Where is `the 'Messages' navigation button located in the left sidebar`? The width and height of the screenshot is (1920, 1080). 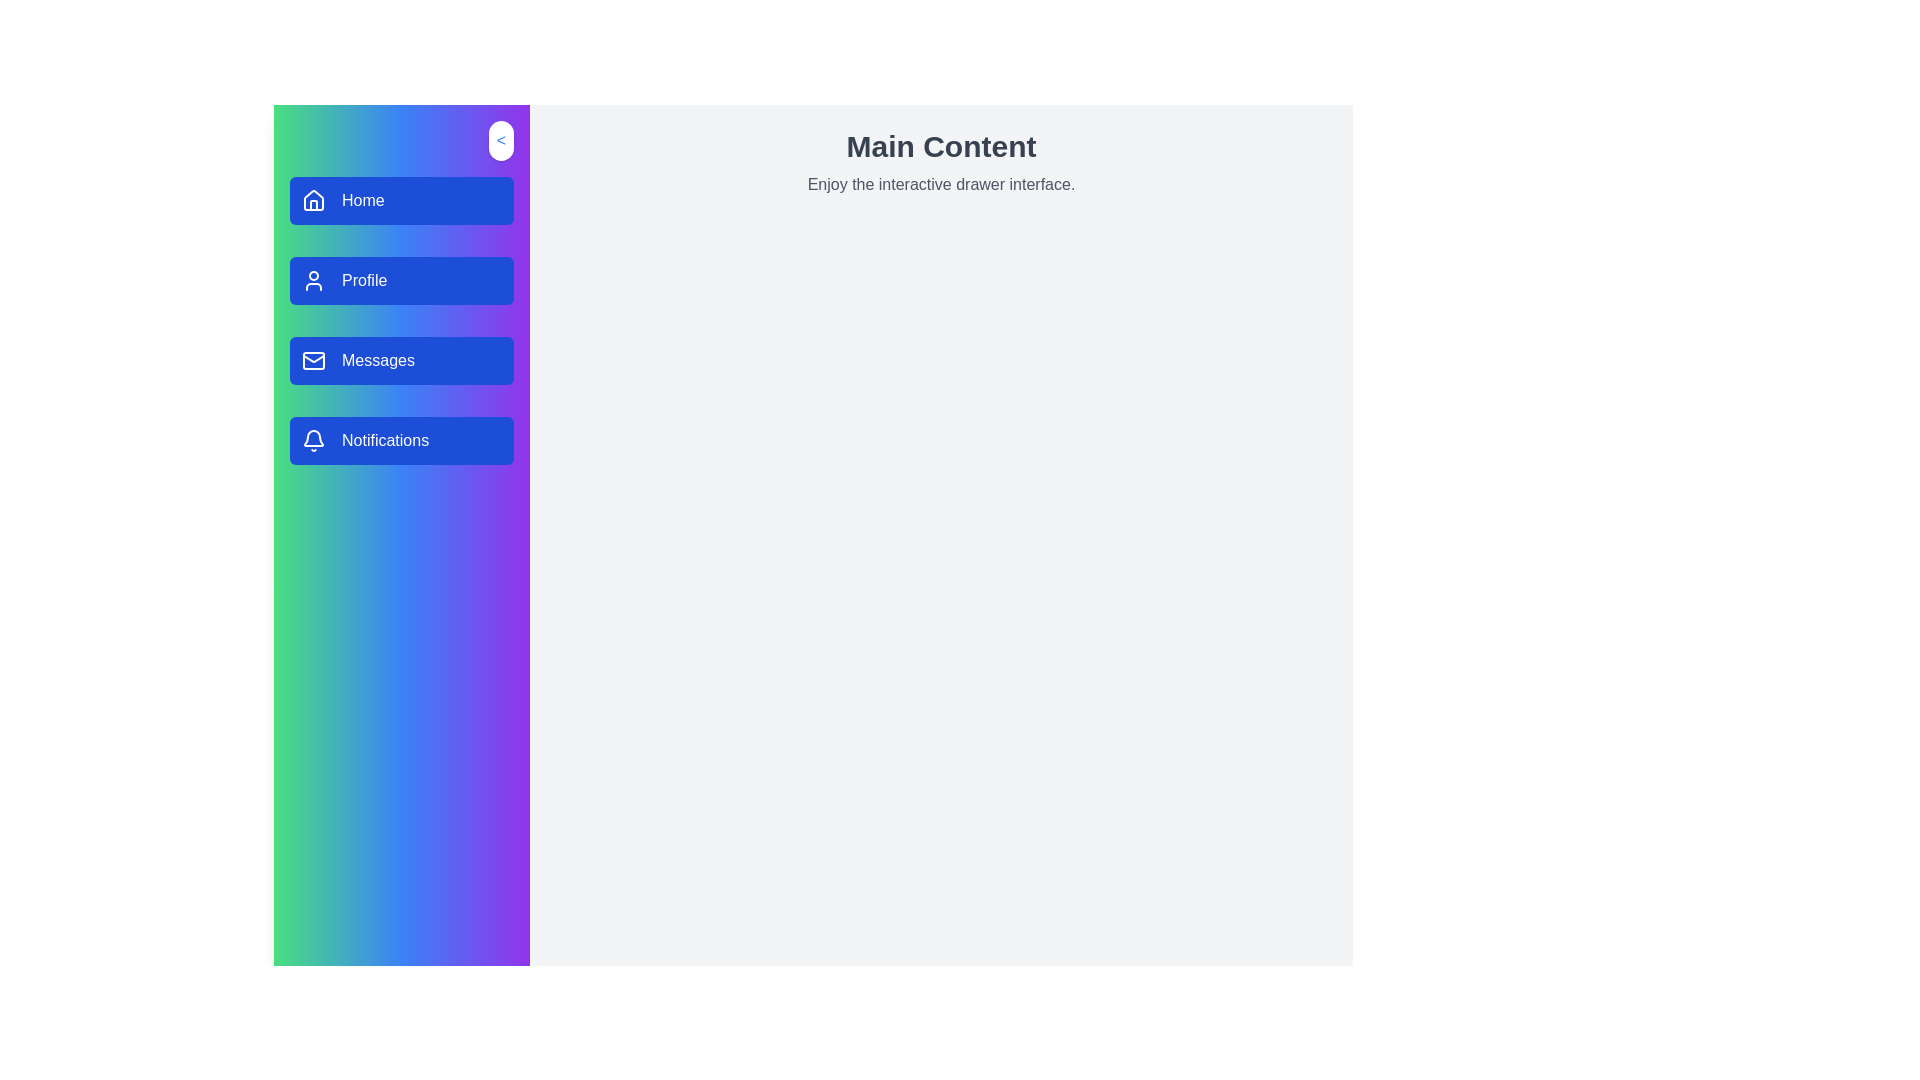 the 'Messages' navigation button located in the left sidebar is located at coordinates (401, 361).